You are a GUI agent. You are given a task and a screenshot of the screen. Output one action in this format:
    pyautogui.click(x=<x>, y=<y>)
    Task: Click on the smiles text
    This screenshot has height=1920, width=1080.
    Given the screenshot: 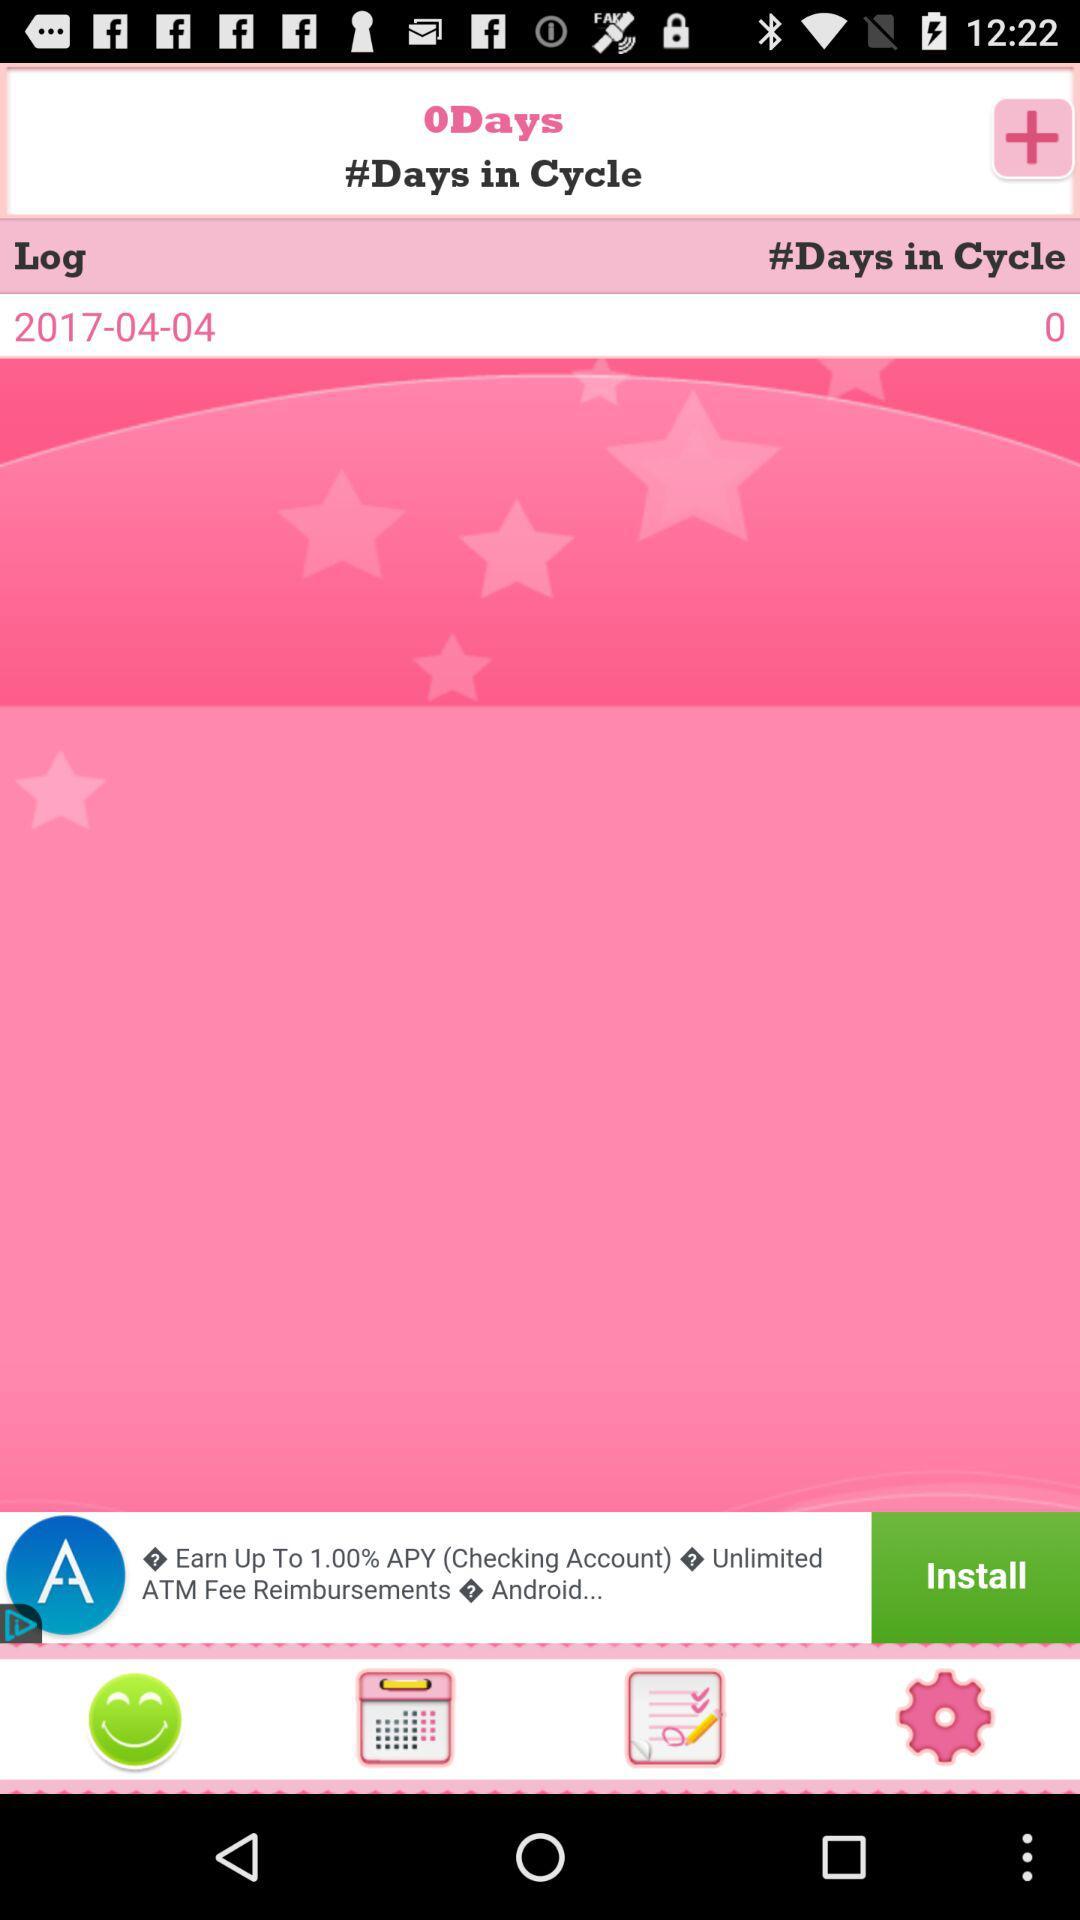 What is the action you would take?
    pyautogui.click(x=135, y=1717)
    